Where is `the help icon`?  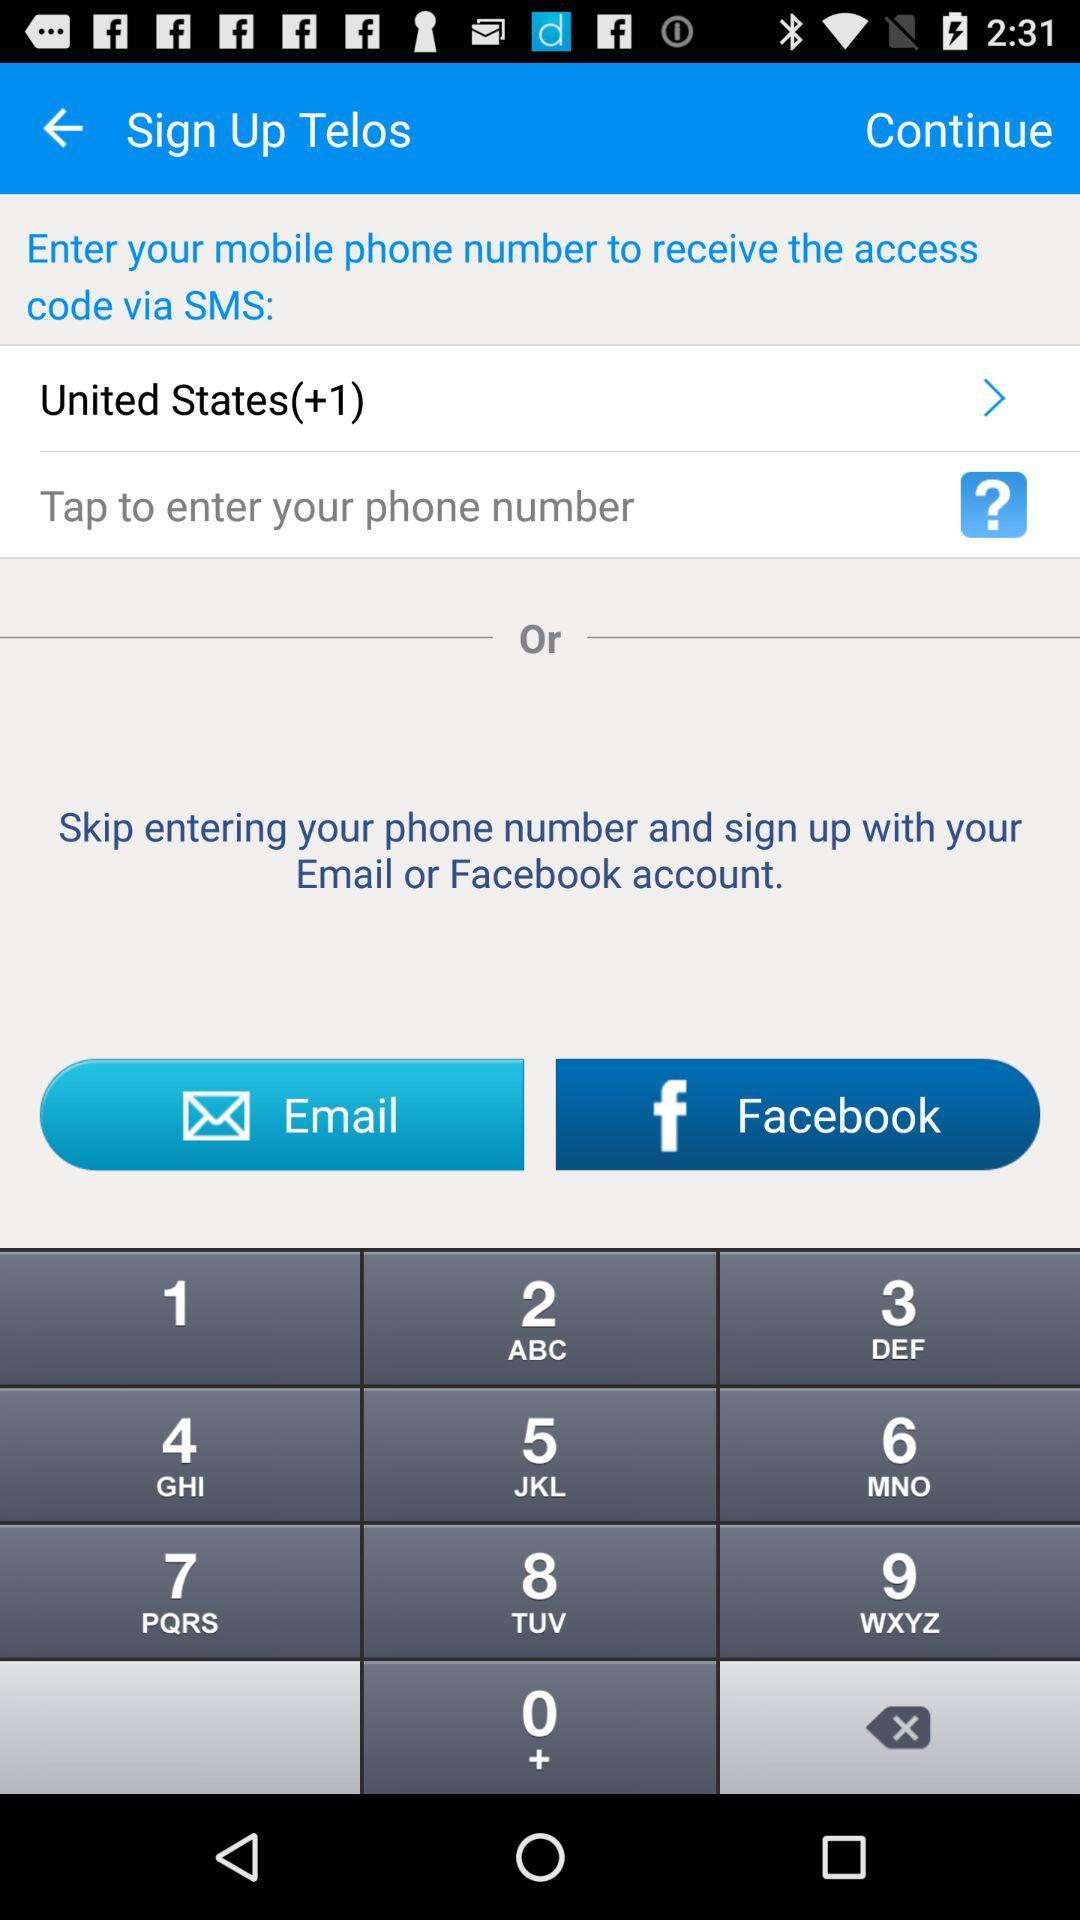 the help icon is located at coordinates (993, 540).